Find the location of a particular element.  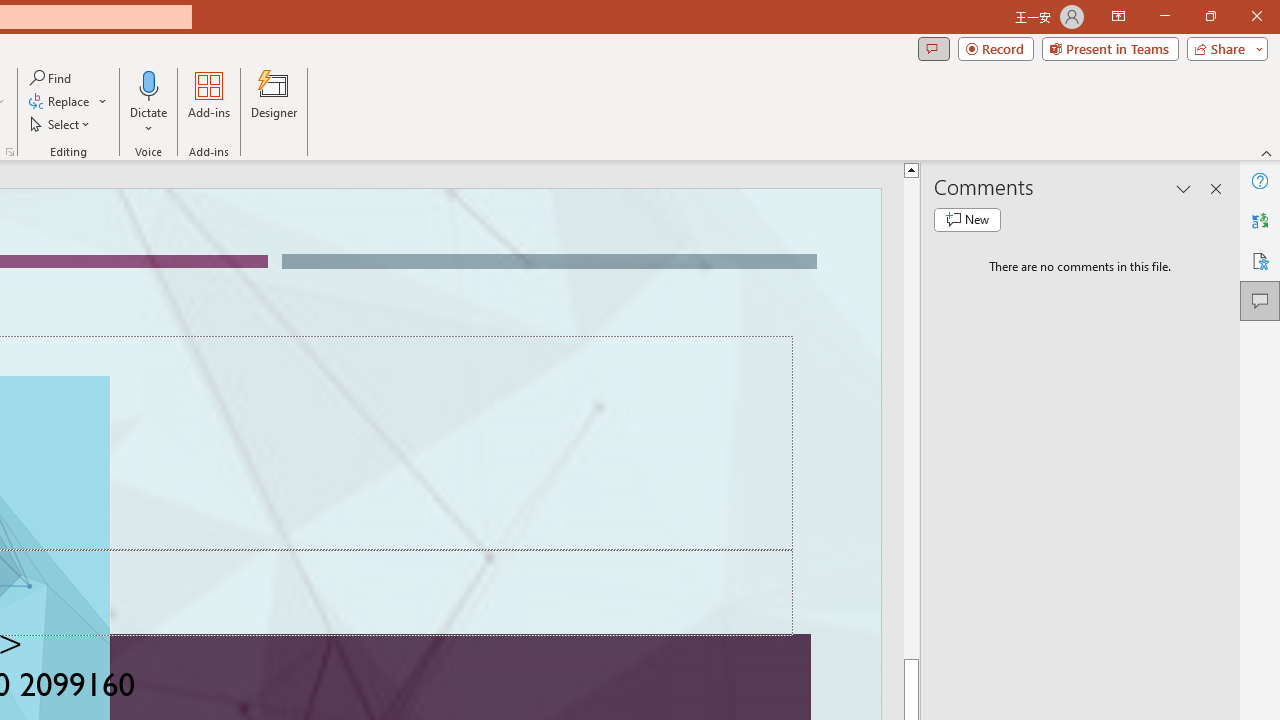

'Translator' is located at coordinates (1259, 221).